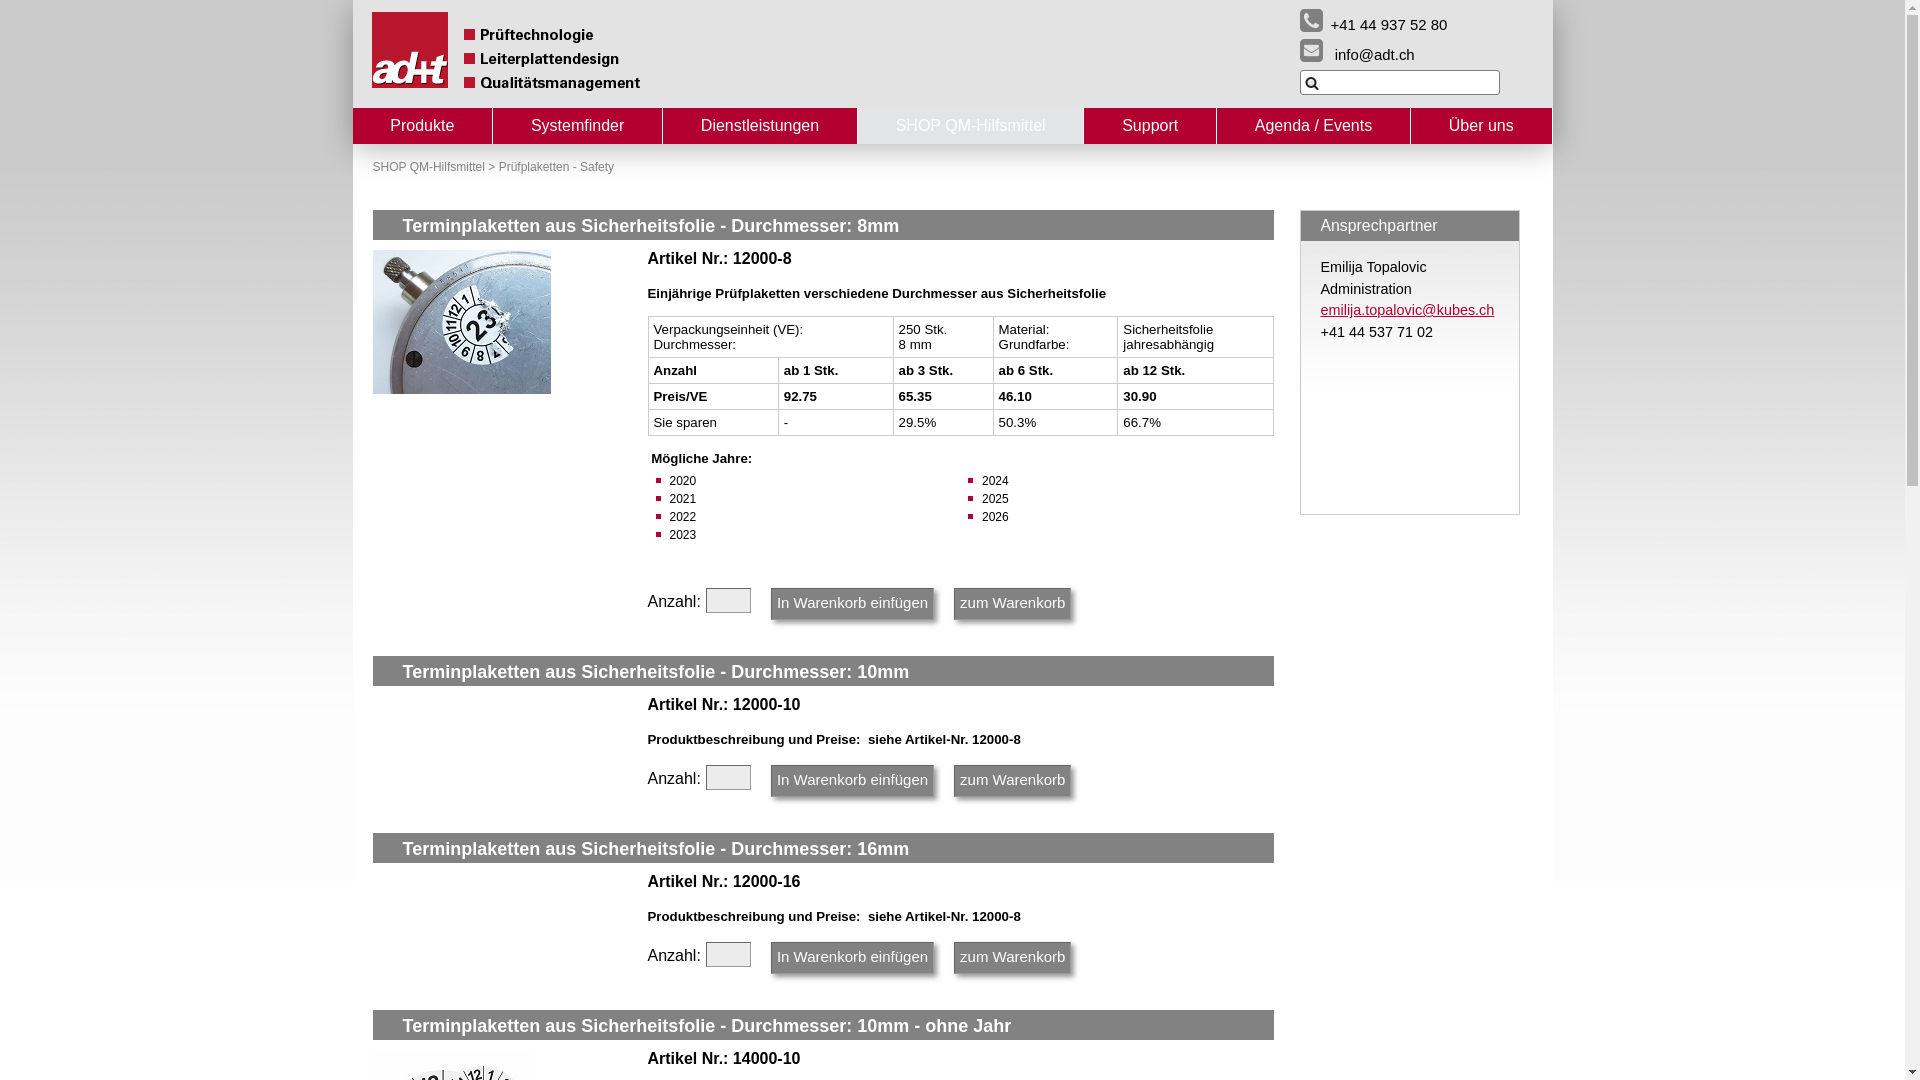 The image size is (1920, 1080). Describe the element at coordinates (1012, 603) in the screenshot. I see `'zum Warenkorb'` at that location.